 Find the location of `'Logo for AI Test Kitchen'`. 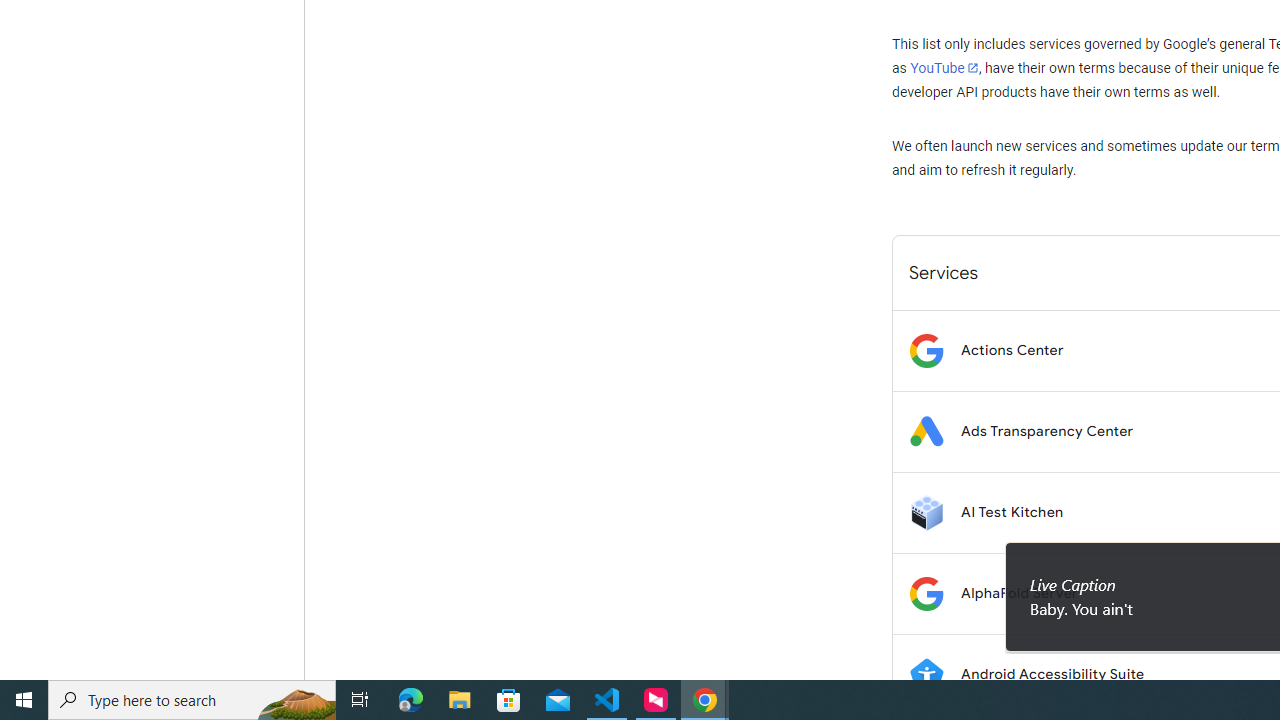

'Logo for AI Test Kitchen' is located at coordinates (925, 511).